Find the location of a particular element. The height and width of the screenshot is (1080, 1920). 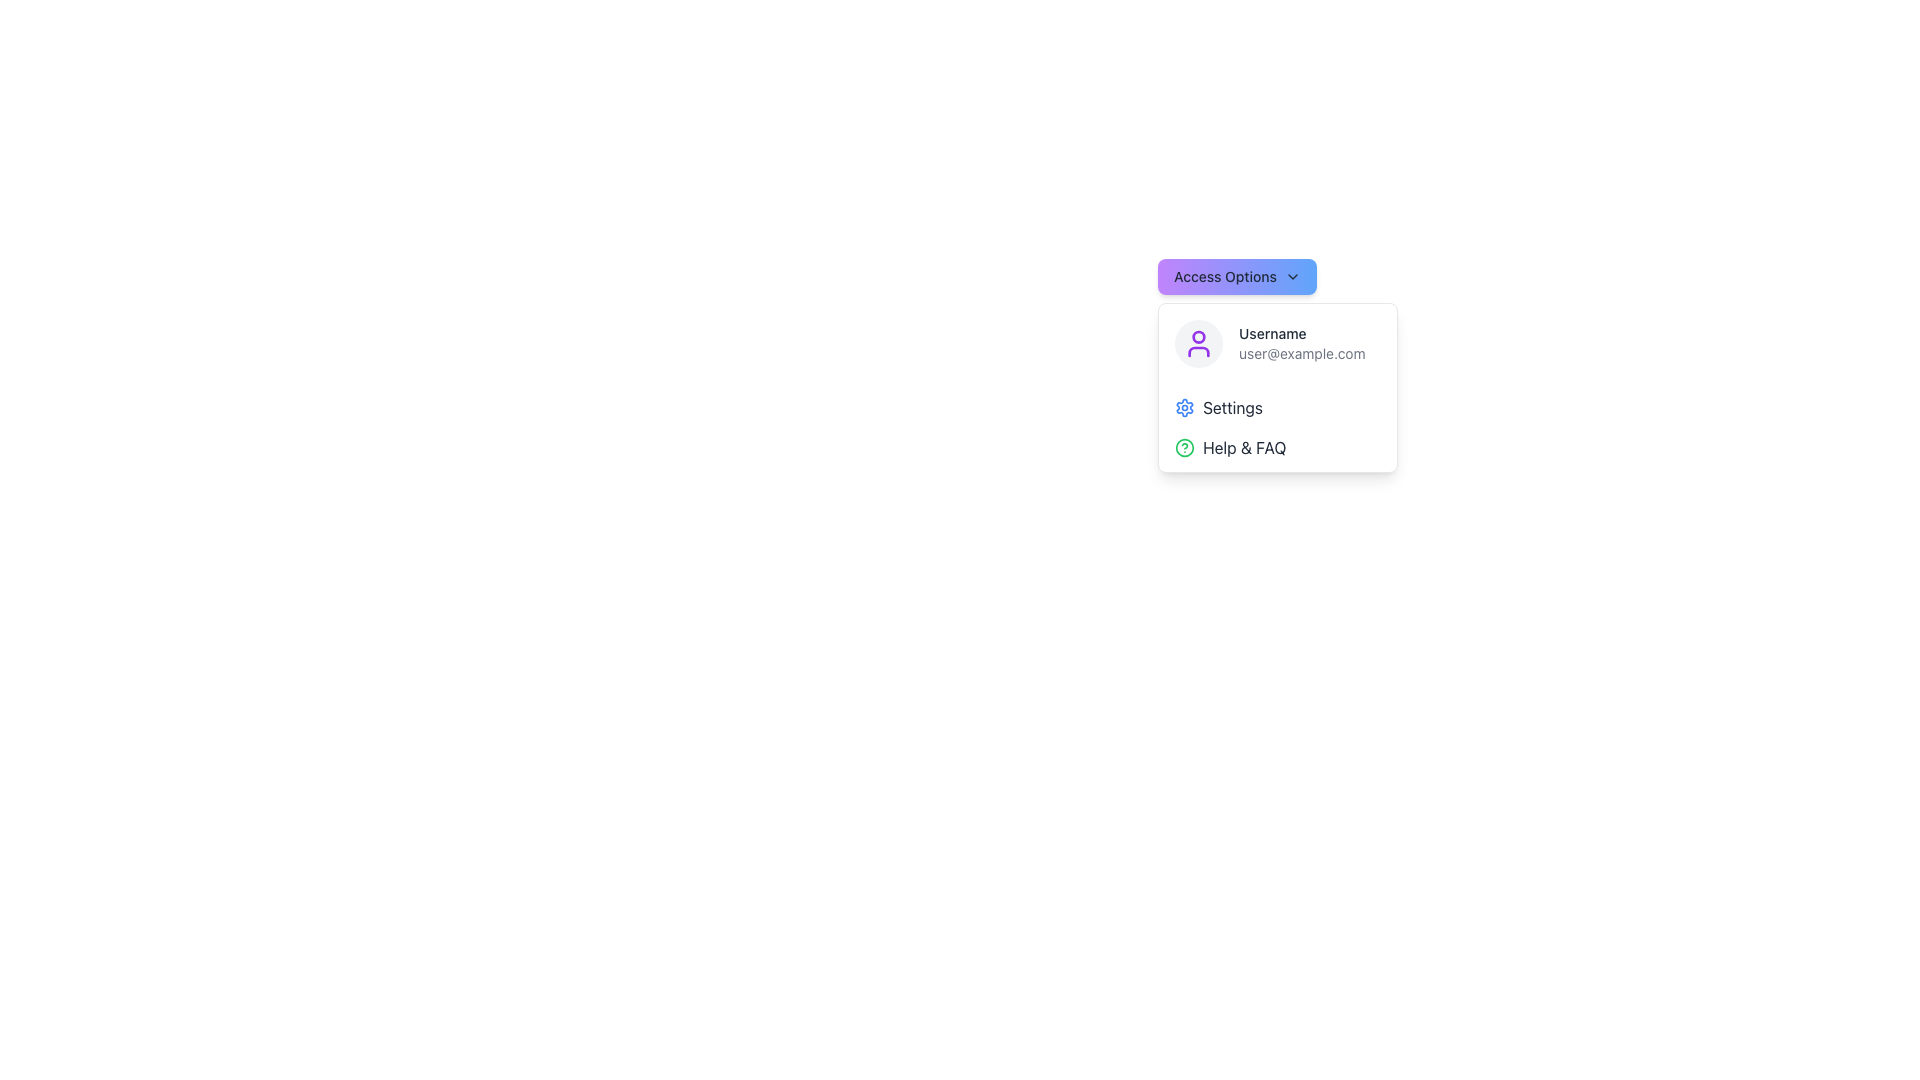

the 'Help & FAQ' list item is located at coordinates (1277, 446).